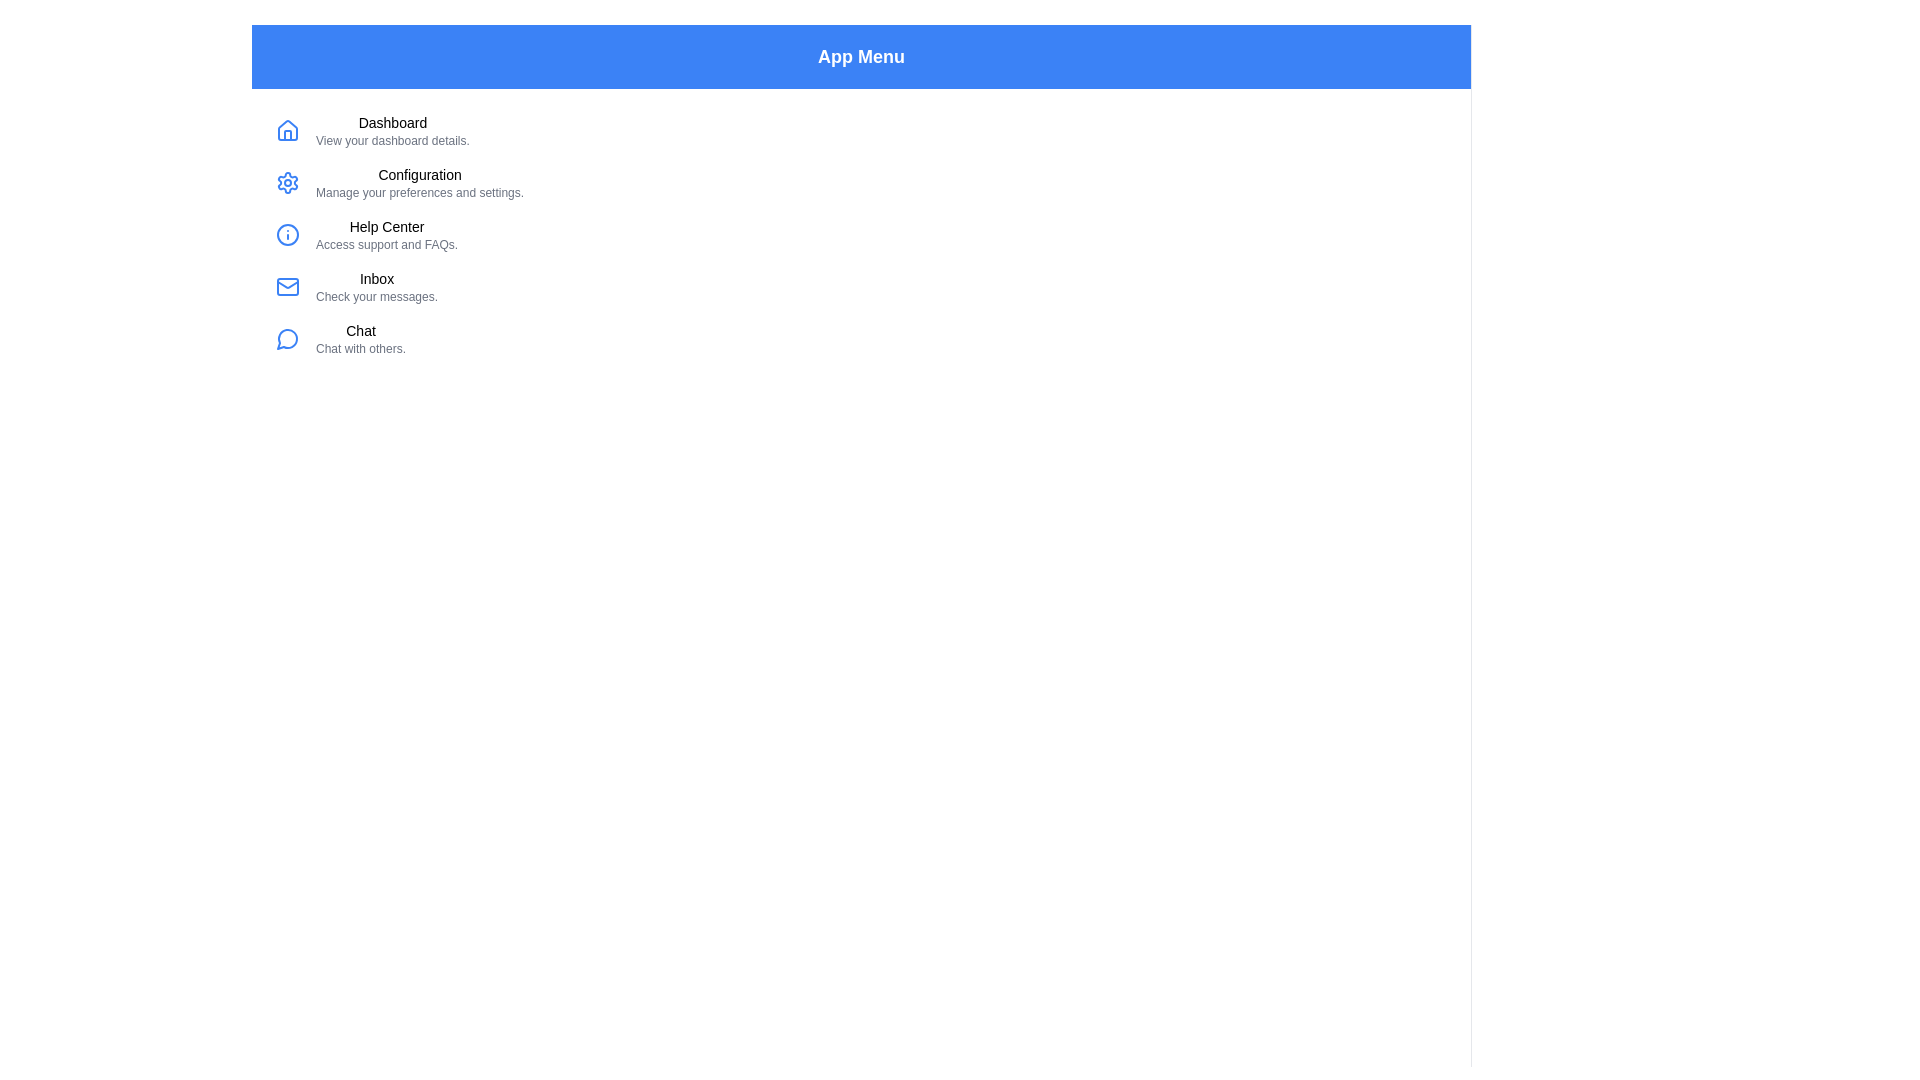  Describe the element at coordinates (419, 173) in the screenshot. I see `the 'Configuration' text label, which is a bold heading located above the subtext 'Manage your preferences and settings' in the menu layout` at that location.